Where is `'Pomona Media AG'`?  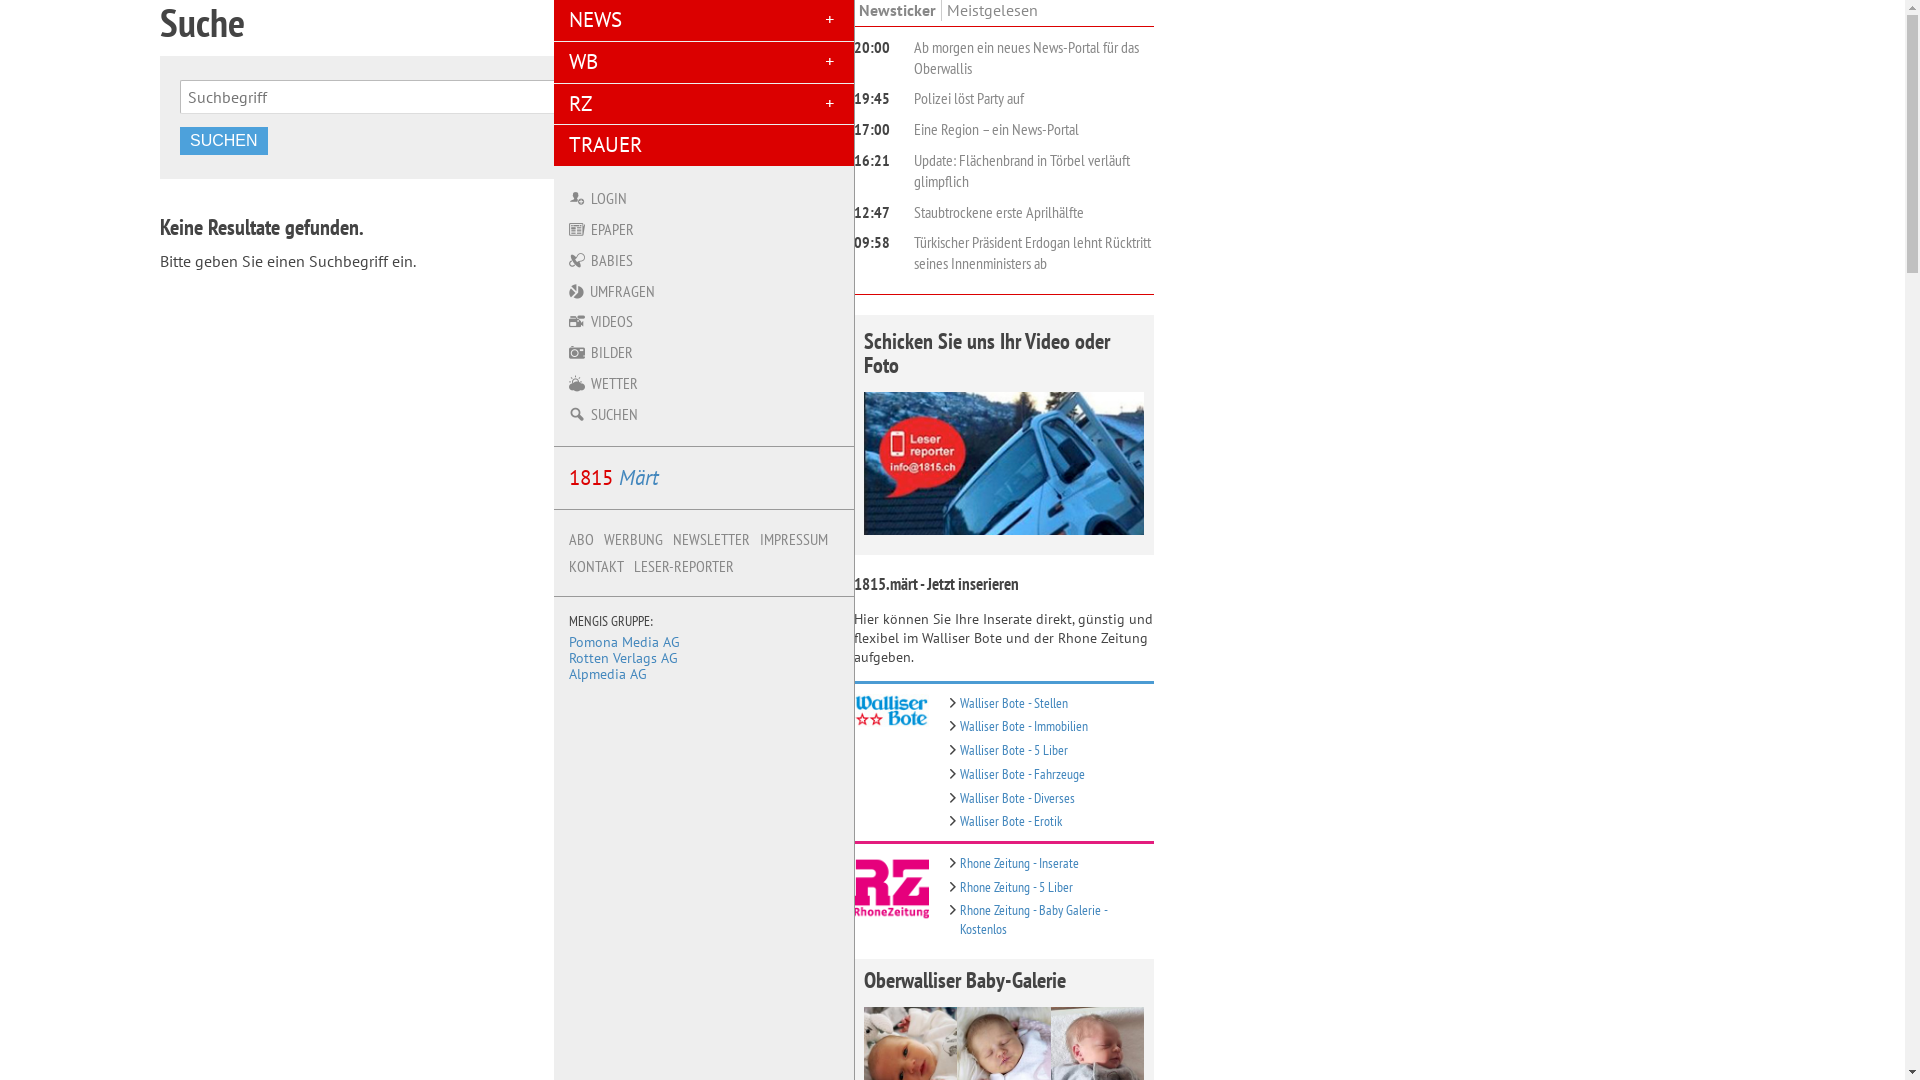
'Pomona Media AG' is located at coordinates (623, 641).